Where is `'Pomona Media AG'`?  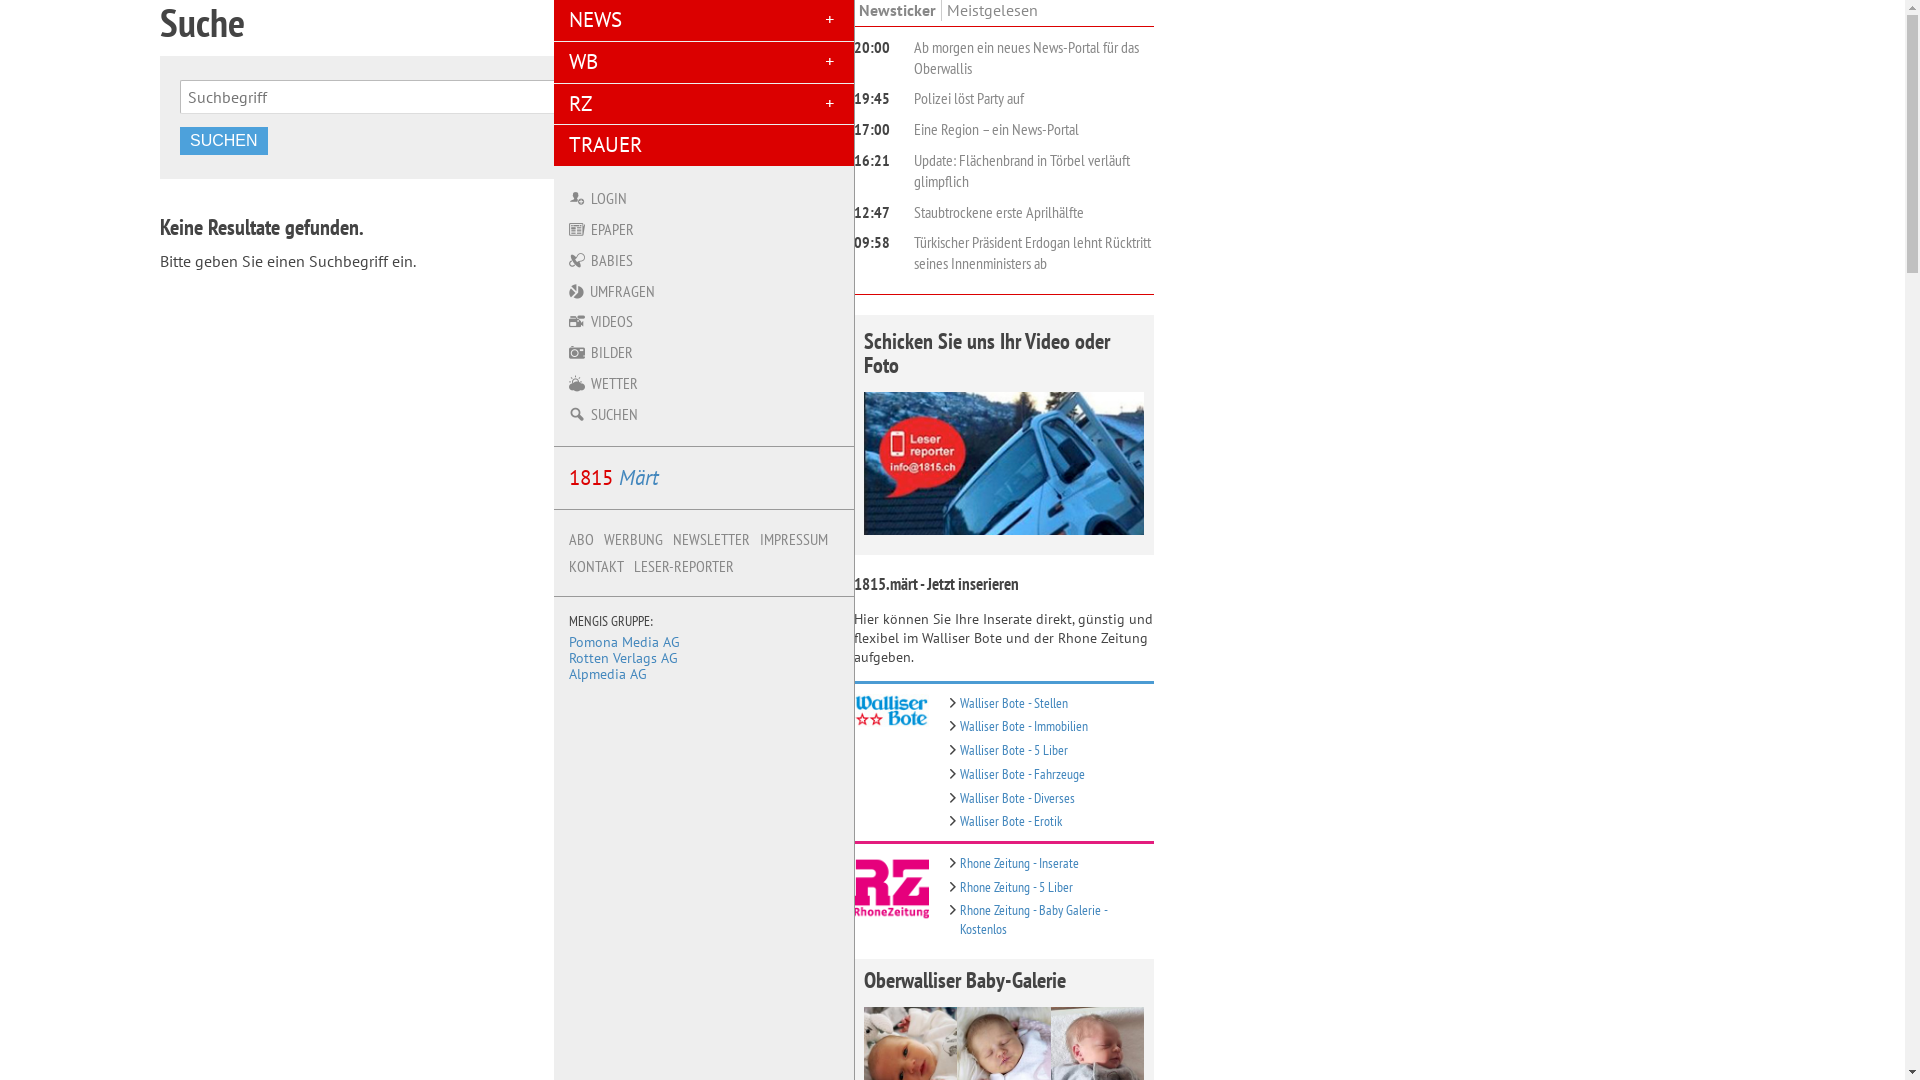
'Pomona Media AG' is located at coordinates (623, 641).